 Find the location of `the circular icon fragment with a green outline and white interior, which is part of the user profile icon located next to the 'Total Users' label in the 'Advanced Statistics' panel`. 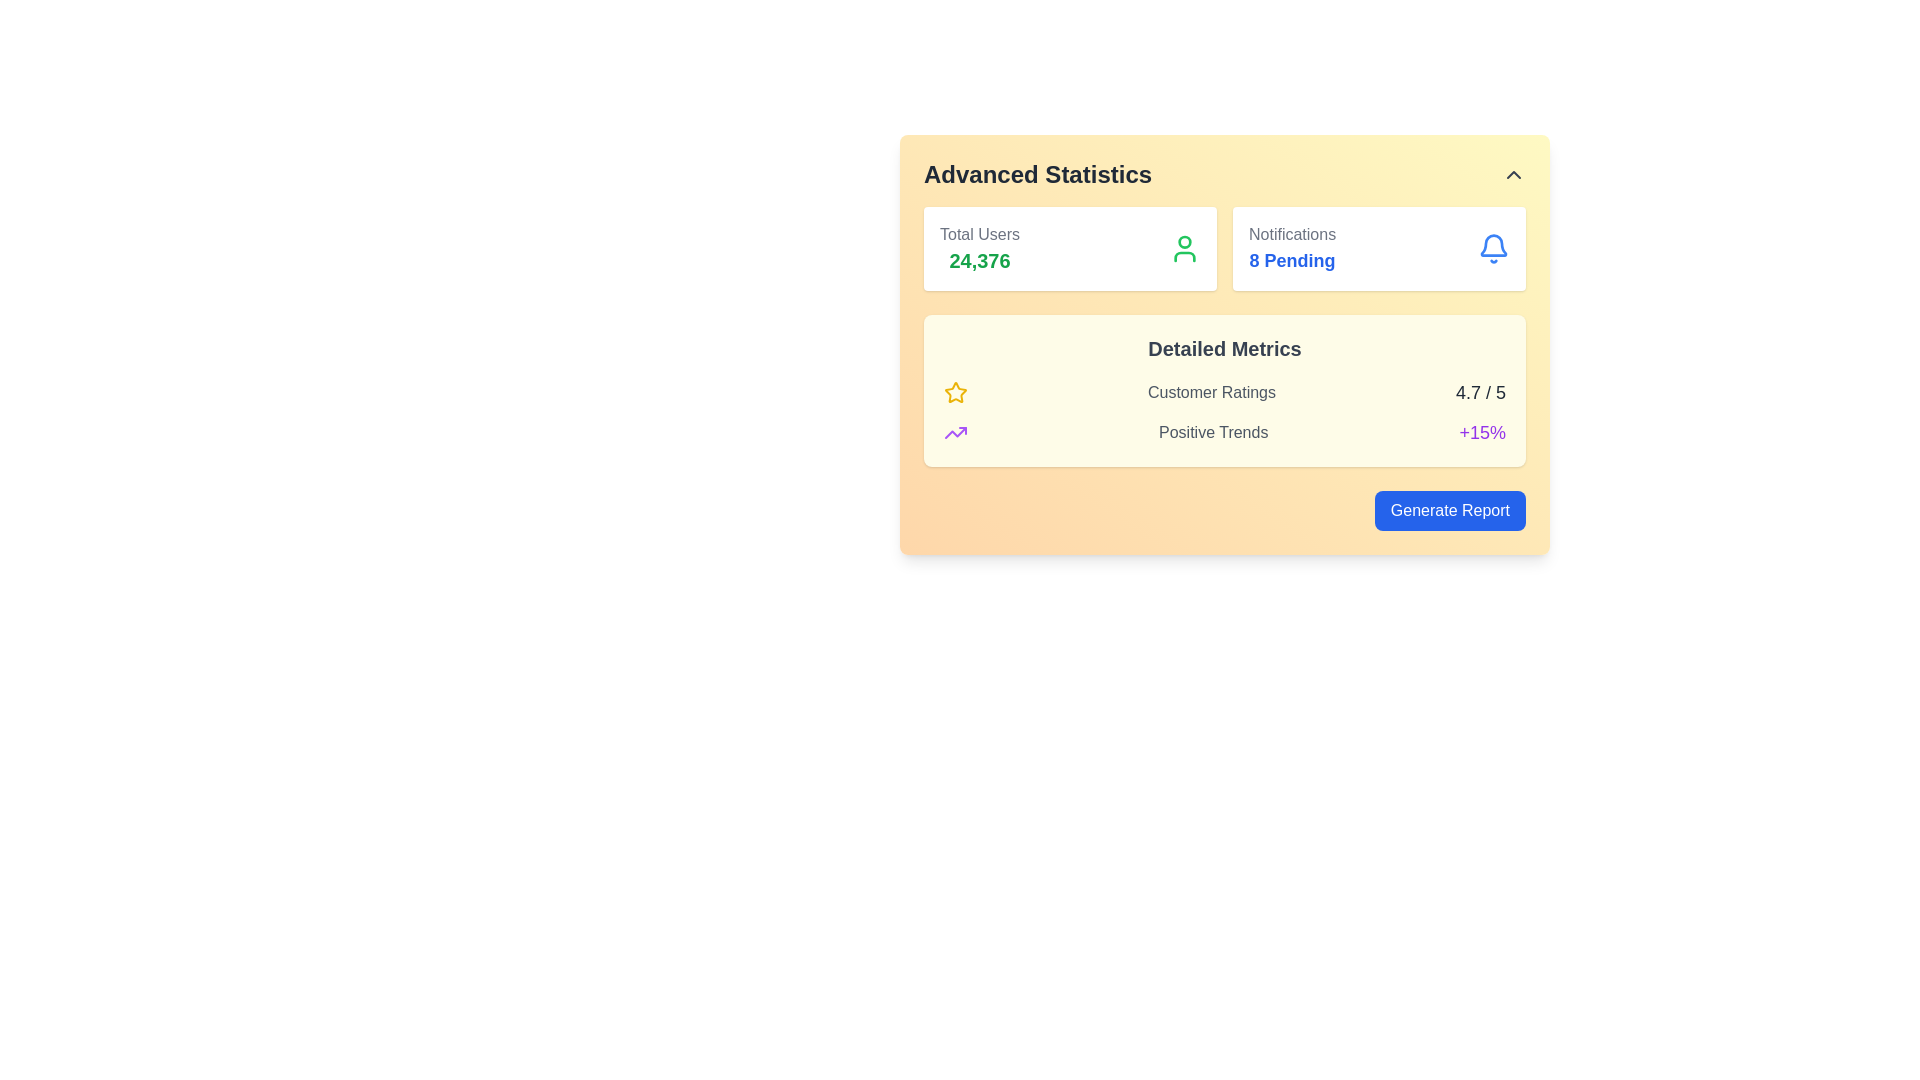

the circular icon fragment with a green outline and white interior, which is part of the user profile icon located next to the 'Total Users' label in the 'Advanced Statistics' panel is located at coordinates (1185, 241).